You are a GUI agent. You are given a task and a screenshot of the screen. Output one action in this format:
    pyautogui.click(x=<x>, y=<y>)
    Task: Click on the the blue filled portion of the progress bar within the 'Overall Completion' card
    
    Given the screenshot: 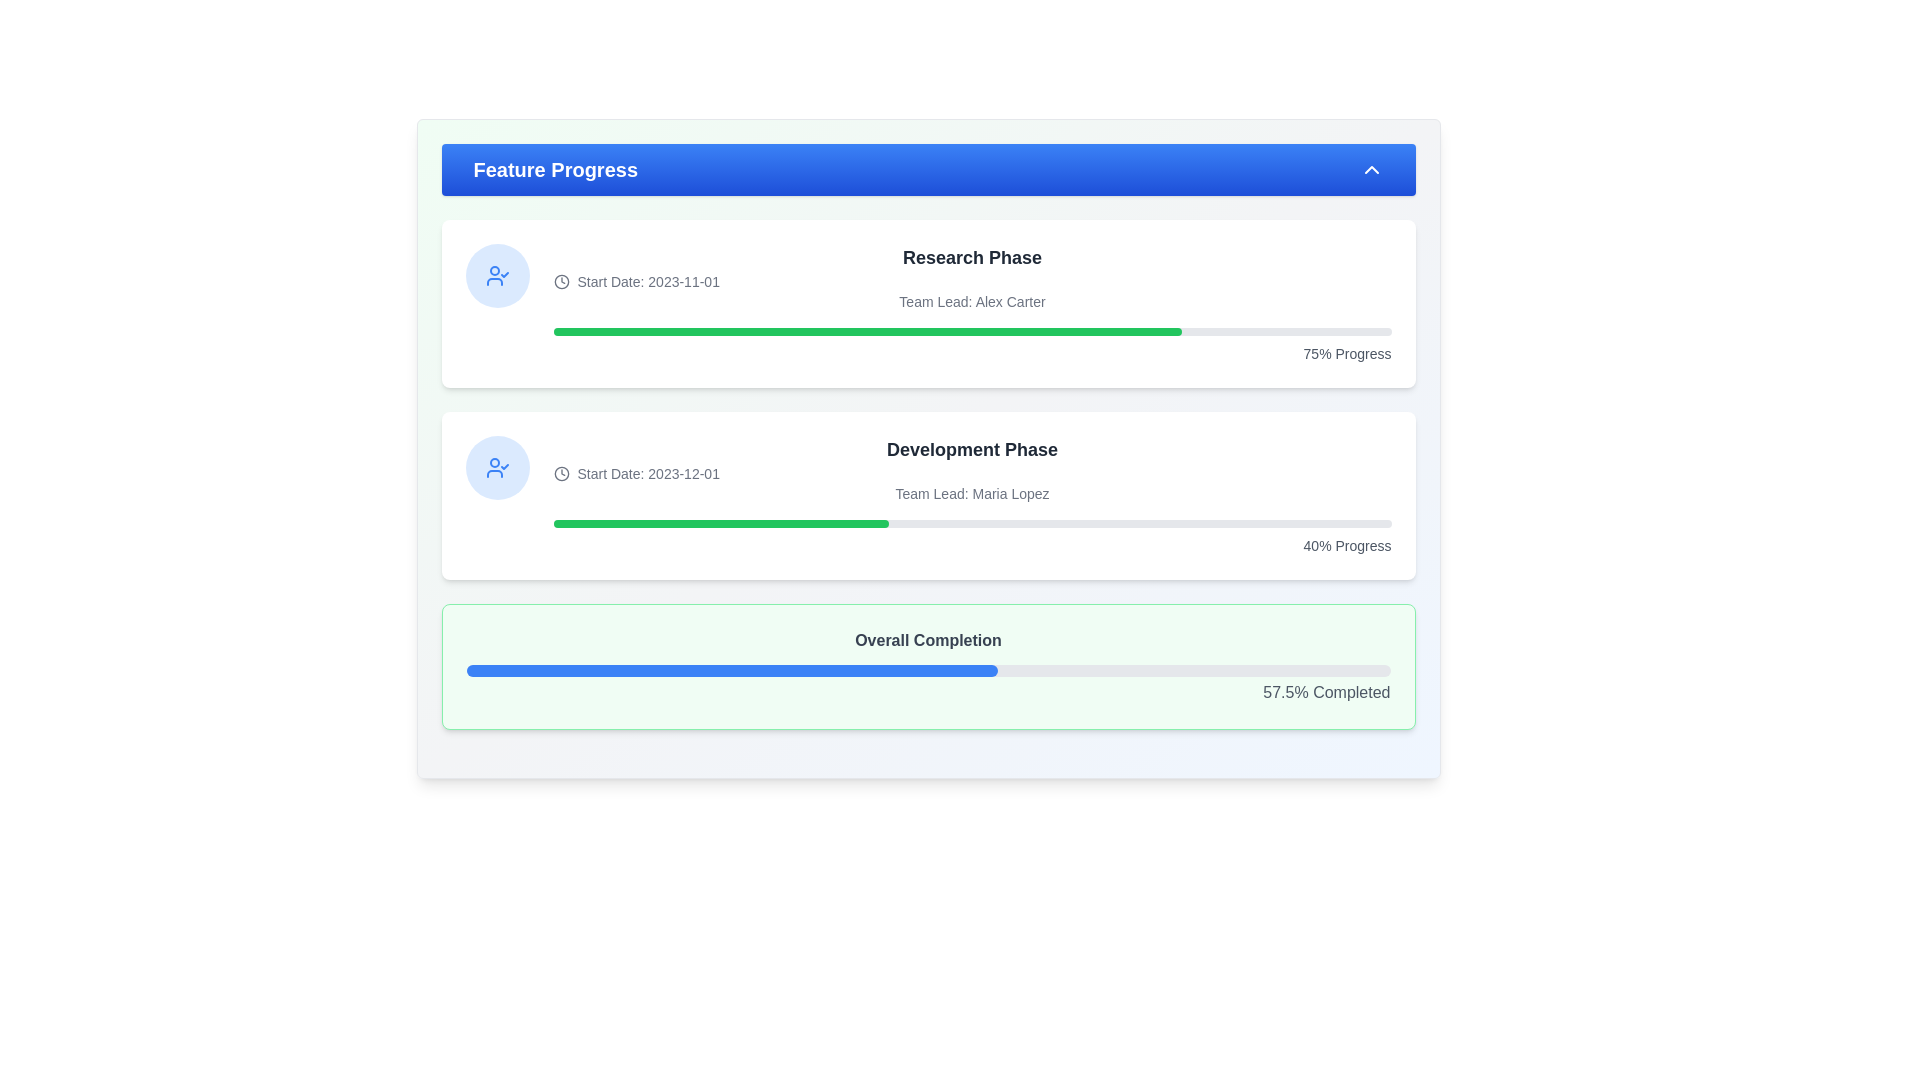 What is the action you would take?
    pyautogui.click(x=731, y=671)
    